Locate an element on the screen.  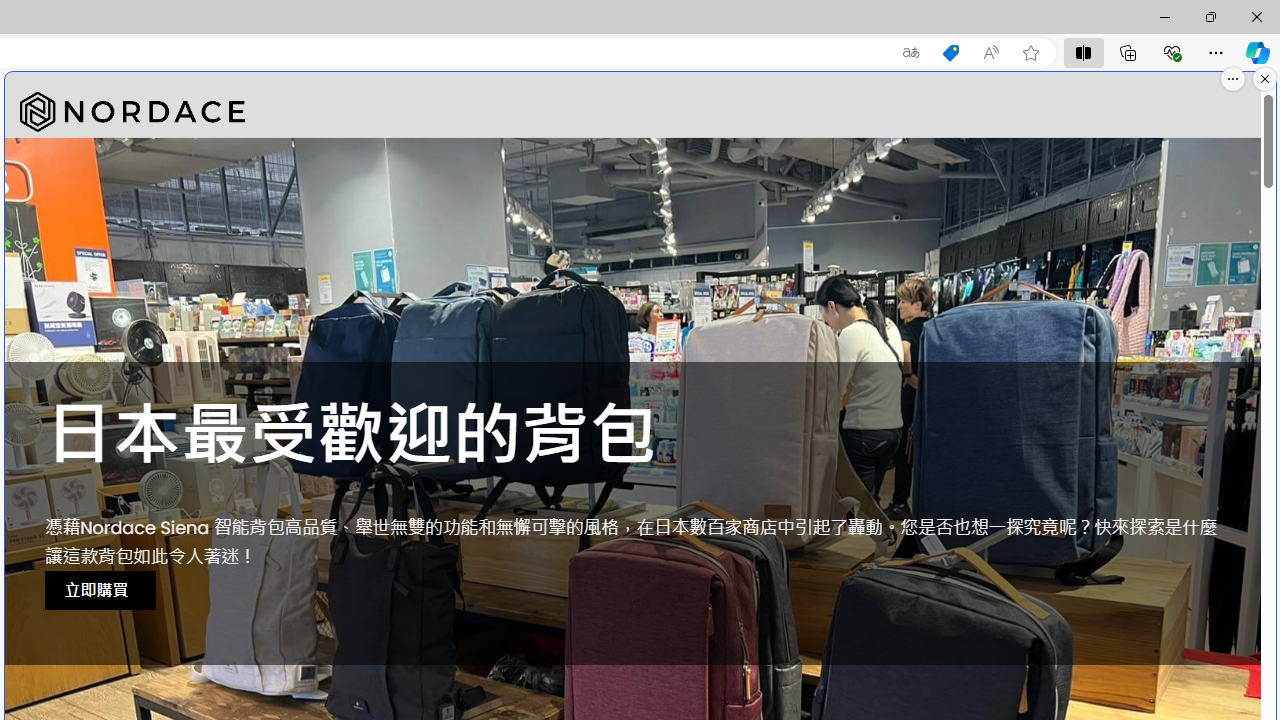
'Close' is located at coordinates (1255, 16).